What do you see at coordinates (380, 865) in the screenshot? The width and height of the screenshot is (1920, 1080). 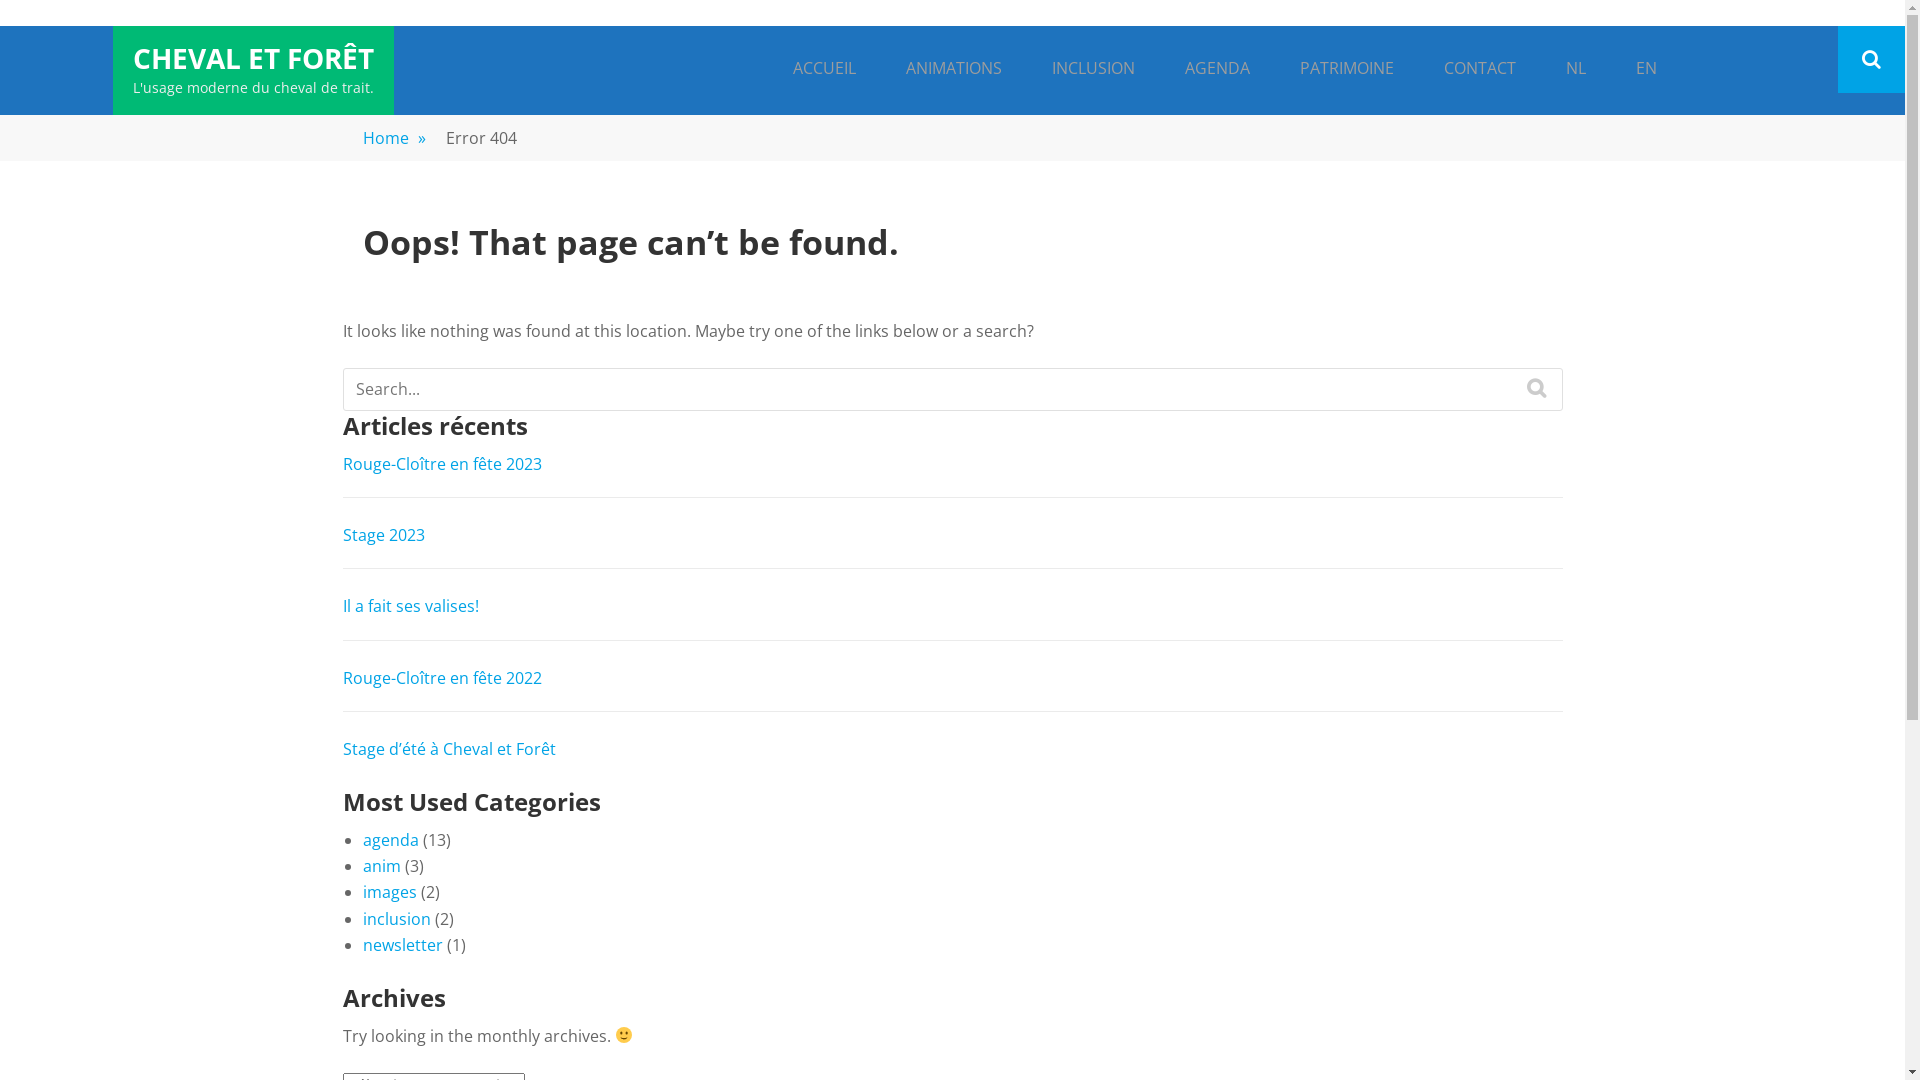 I see `'anim'` at bounding box center [380, 865].